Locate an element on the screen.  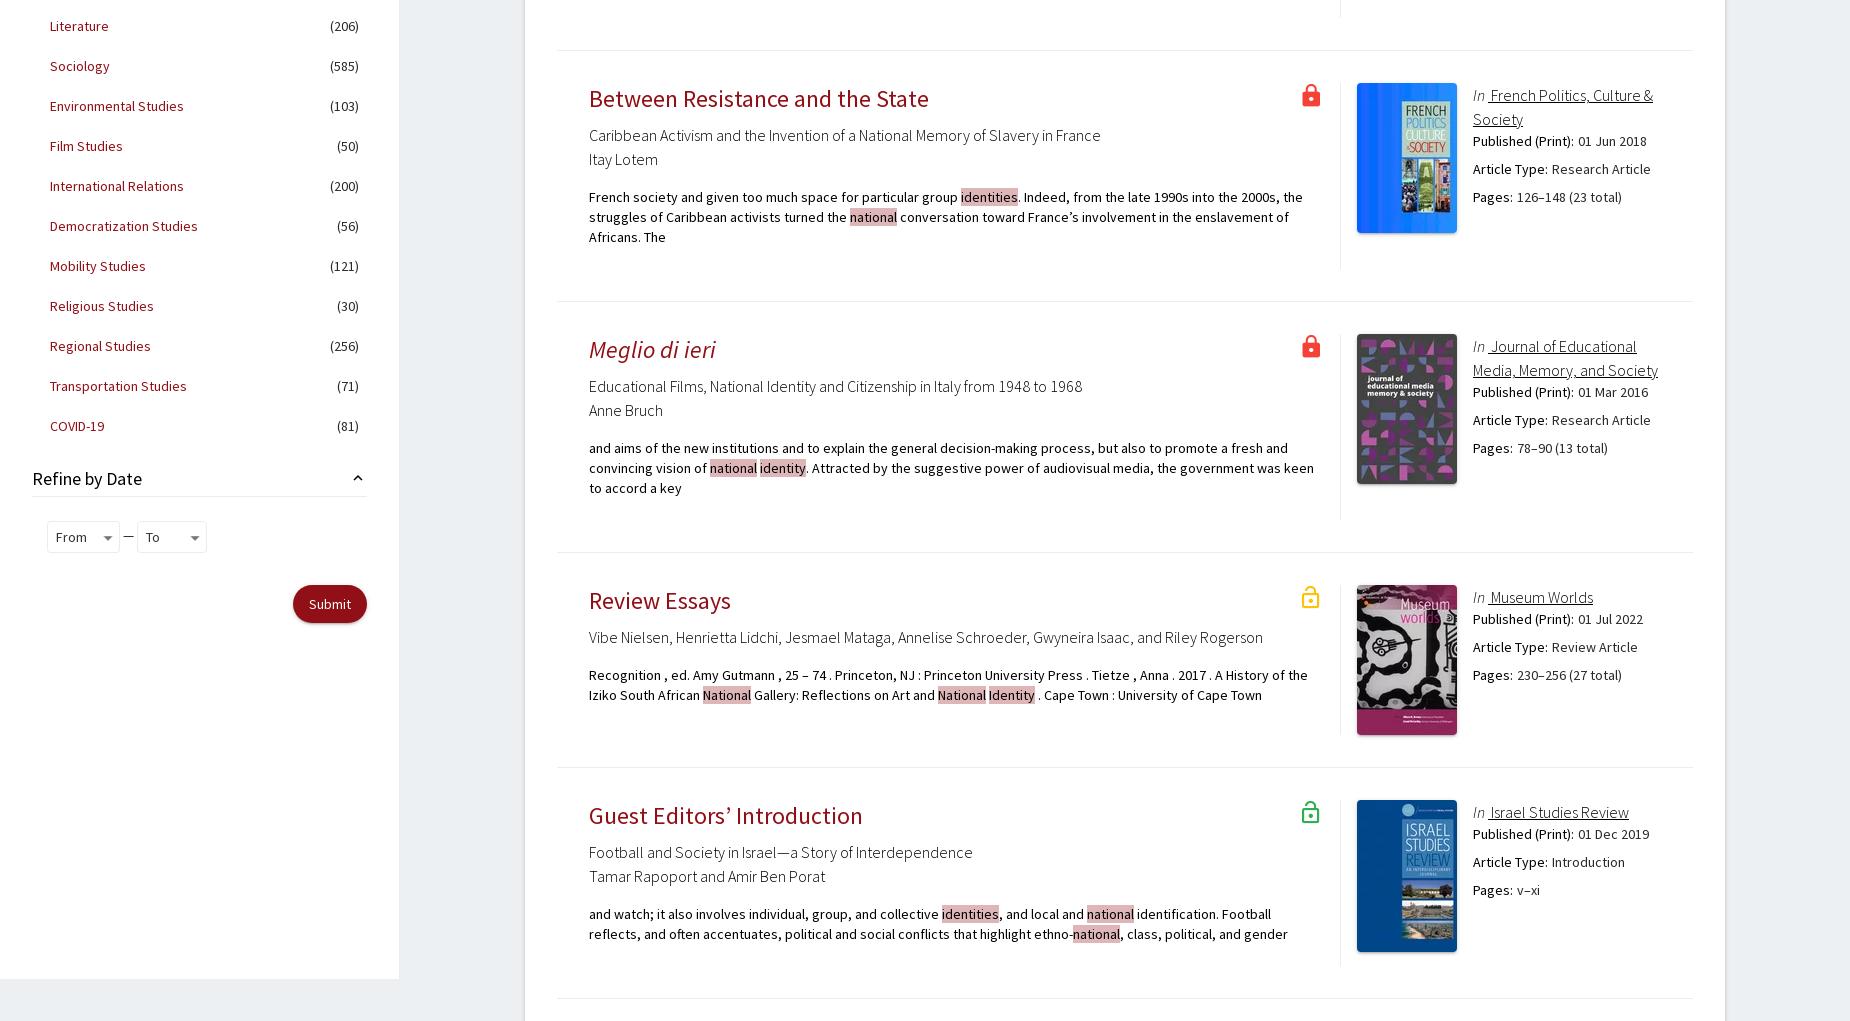
'. Attracted by the suggestive power of audiovisual media, the government was keen to accord a key' is located at coordinates (950, 477).